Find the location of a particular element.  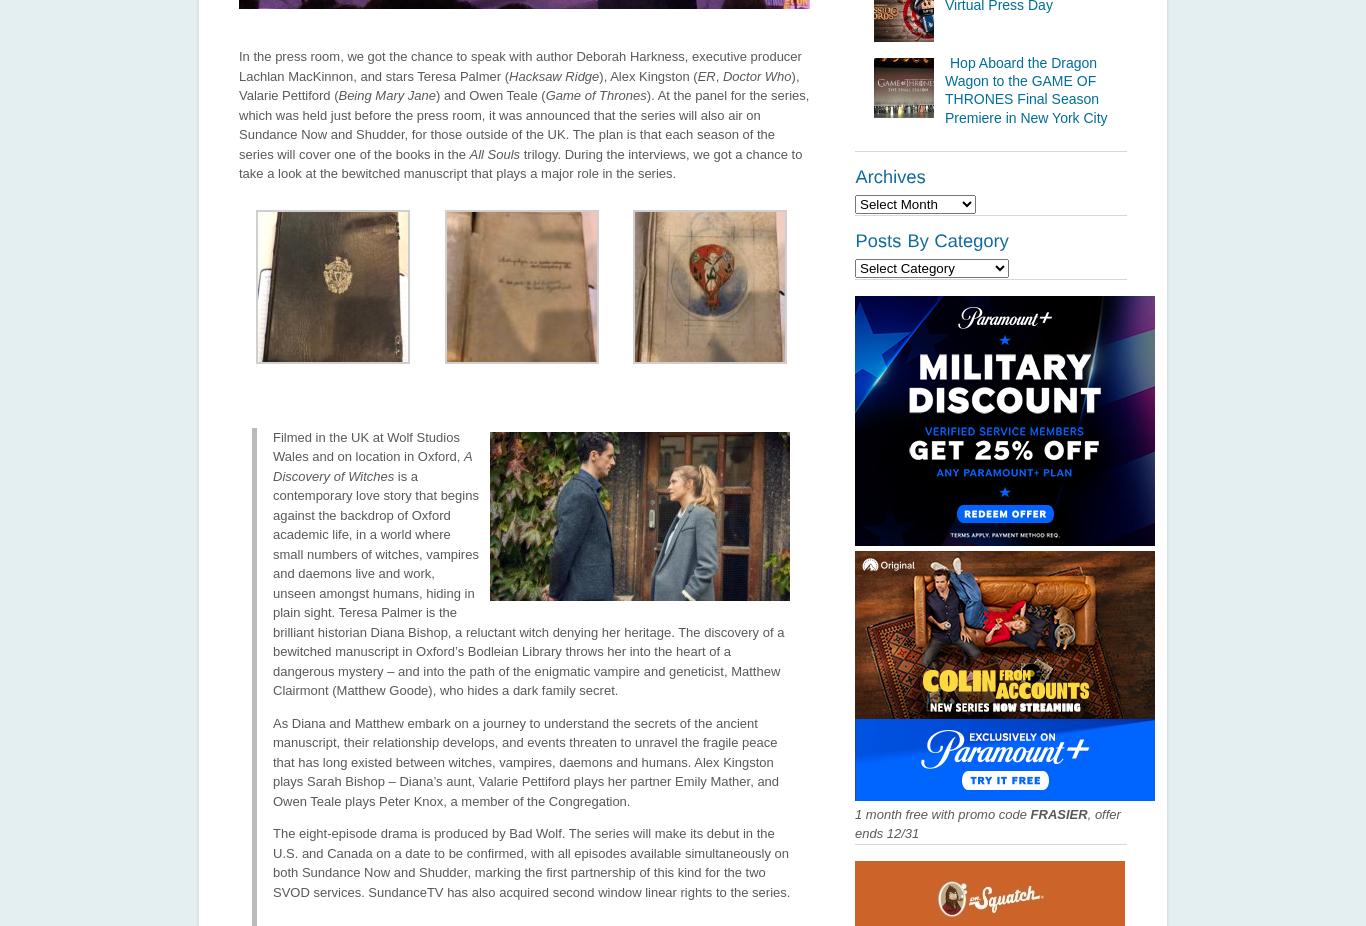

'Game of Thrones' is located at coordinates (594, 94).